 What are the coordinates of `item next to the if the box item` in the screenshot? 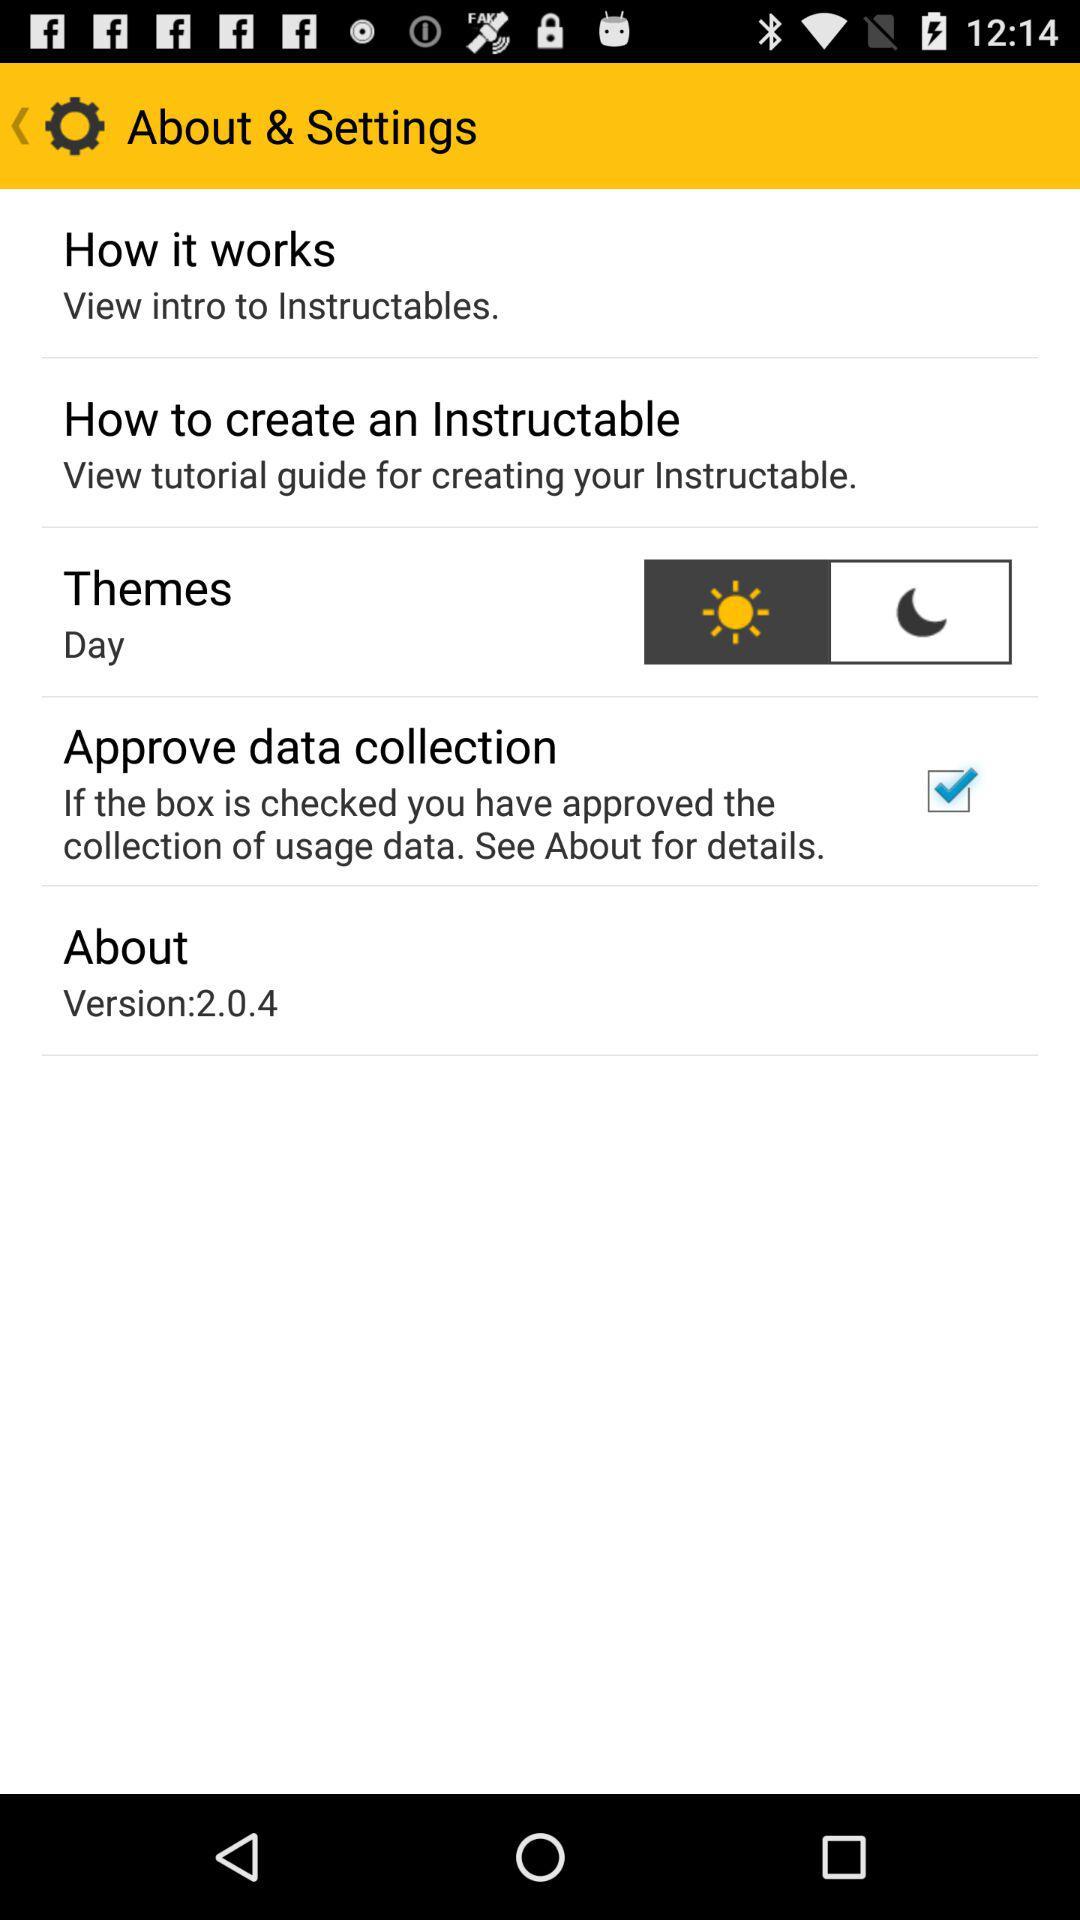 It's located at (947, 790).